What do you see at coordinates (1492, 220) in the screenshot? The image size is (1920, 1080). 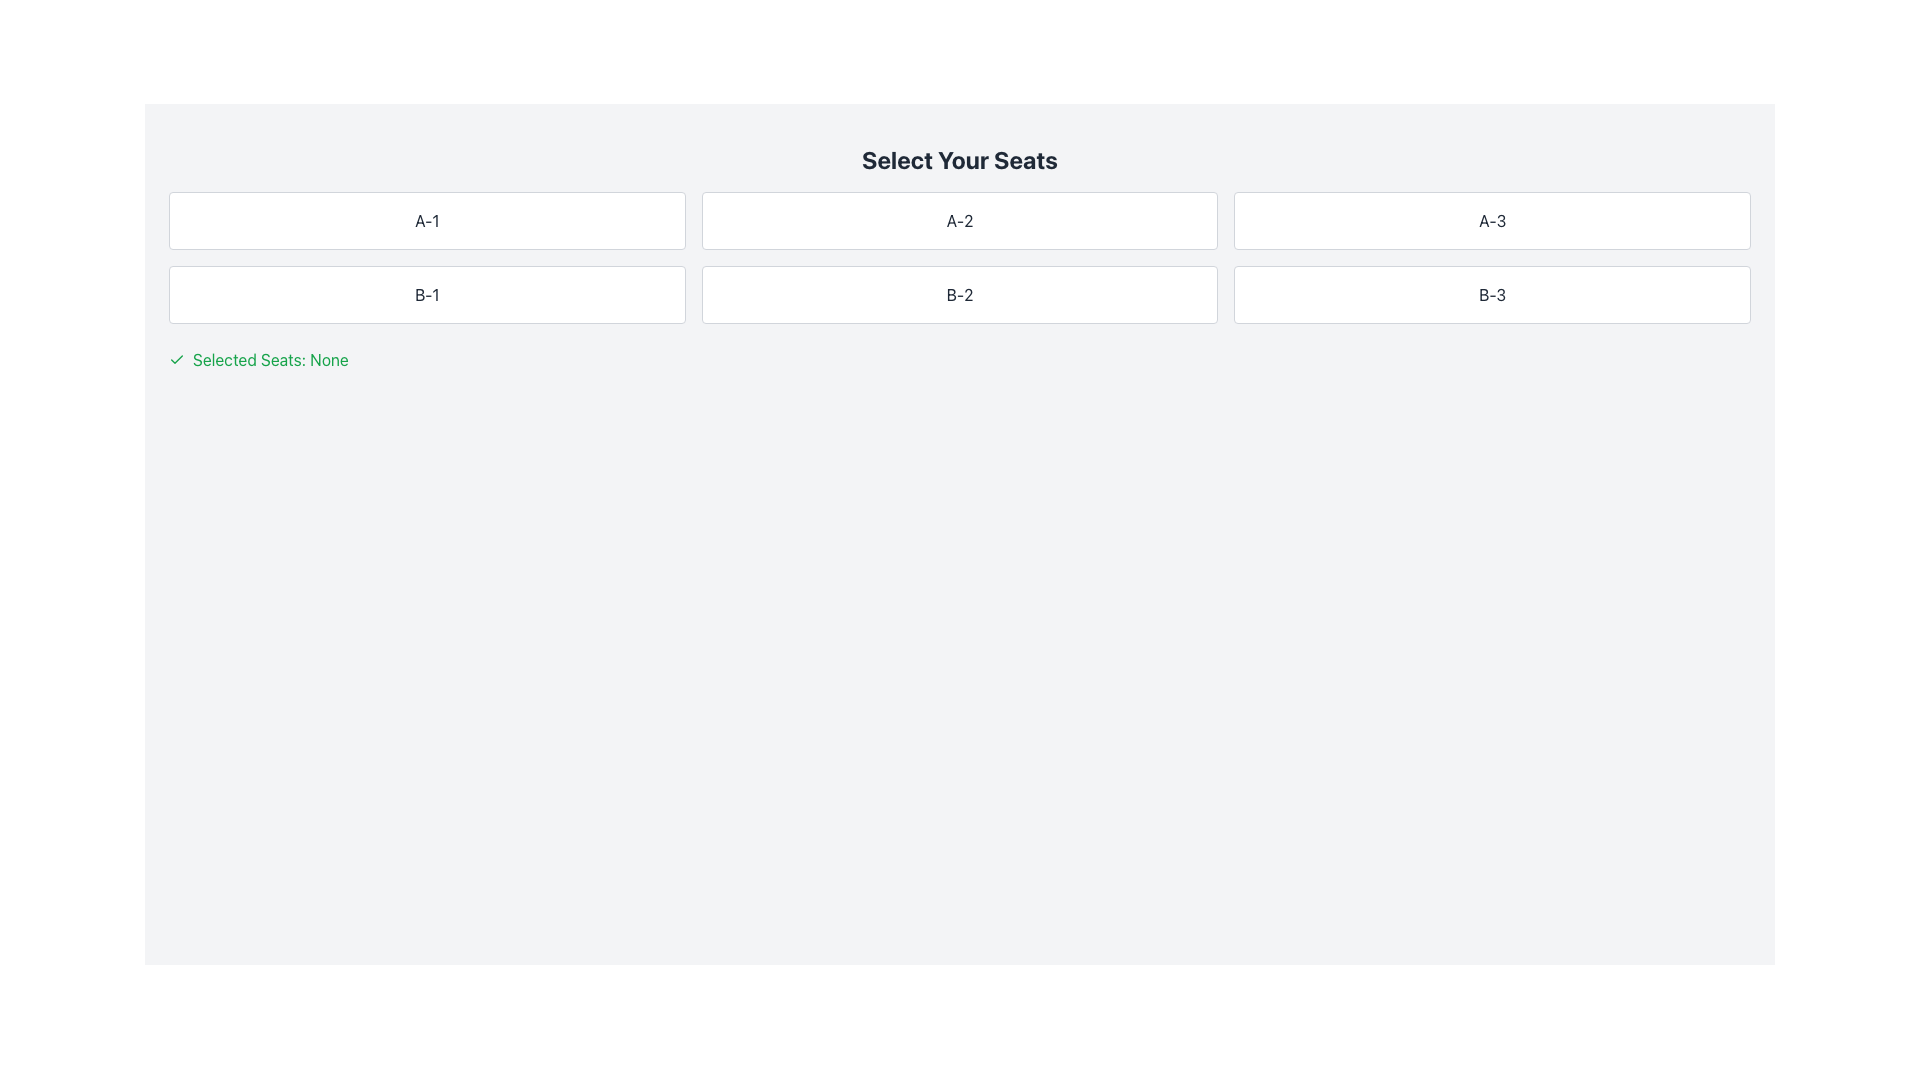 I see `the button labeled 'A-3', which is a rectangular box with a white background and rounded borders, to confirm selection` at bounding box center [1492, 220].